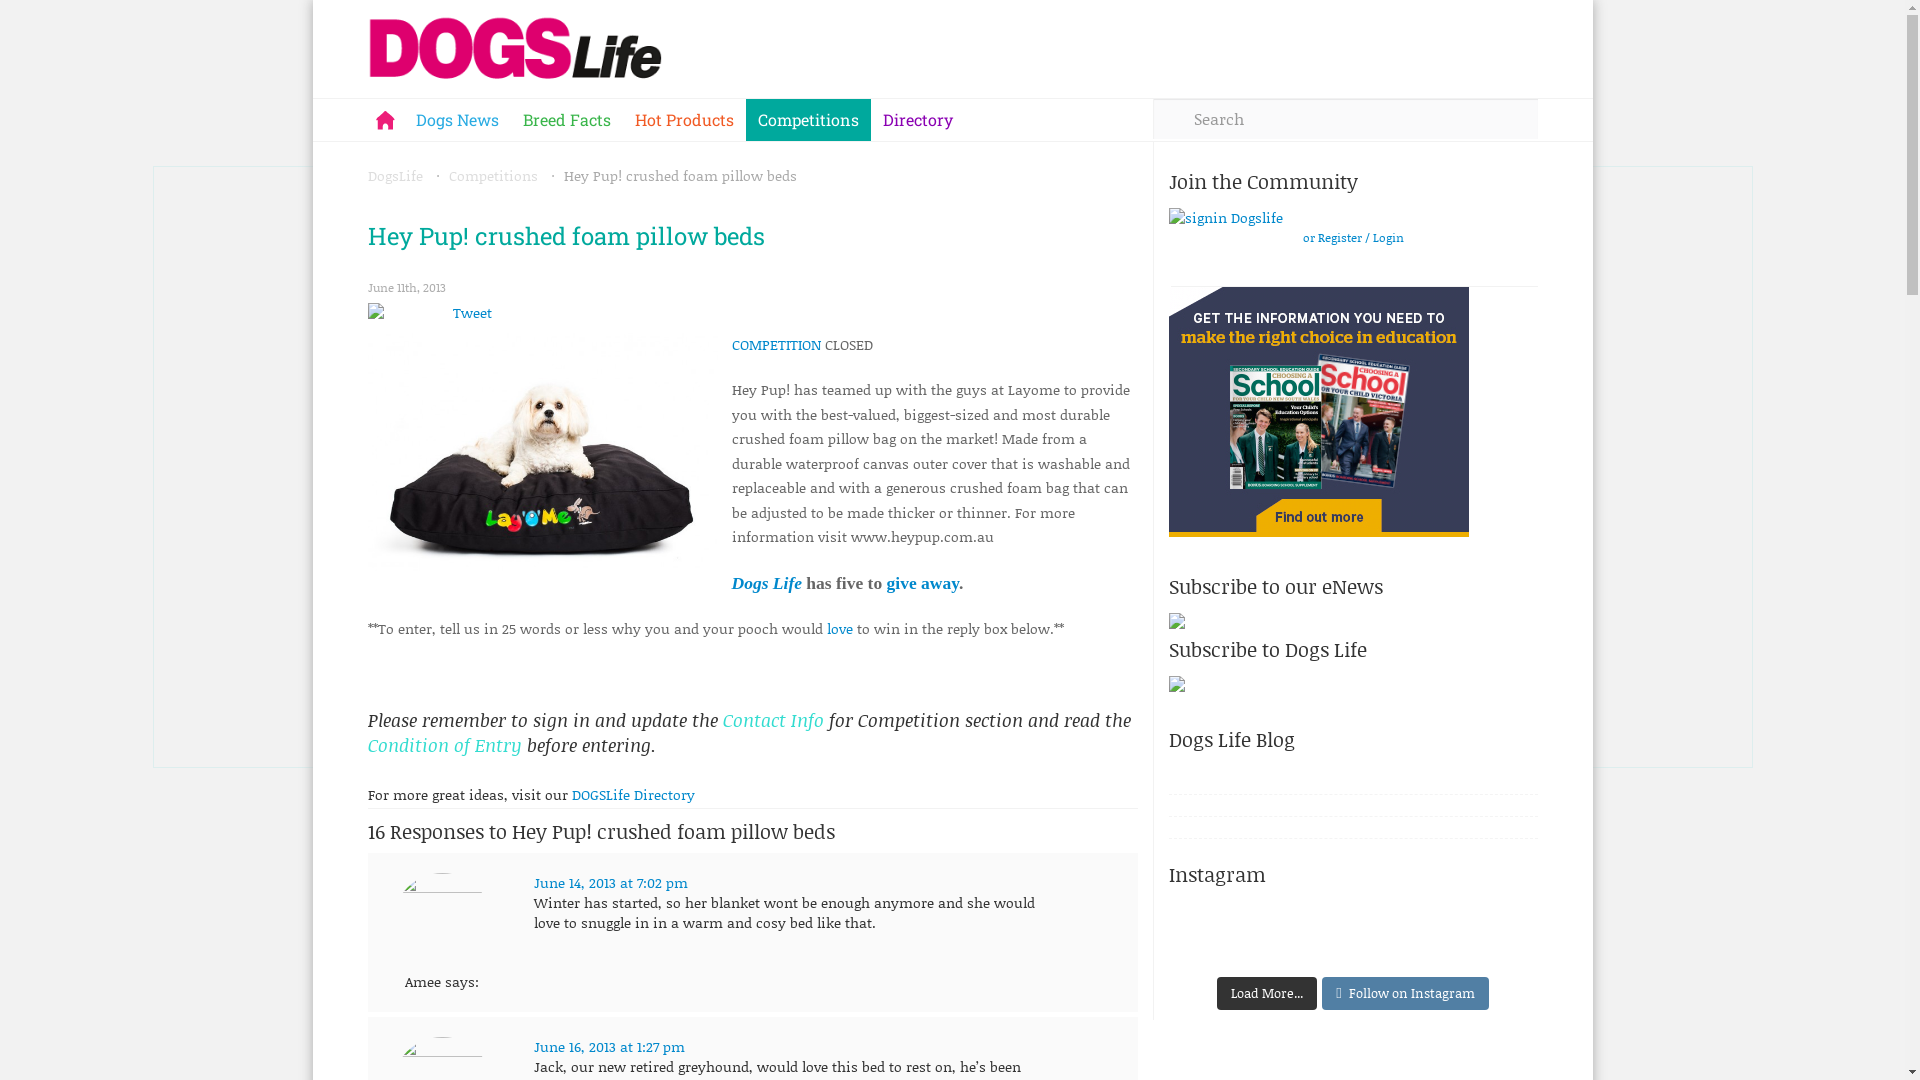 Image resolution: width=1920 pixels, height=1080 pixels. I want to click on 'give away', so click(921, 582).